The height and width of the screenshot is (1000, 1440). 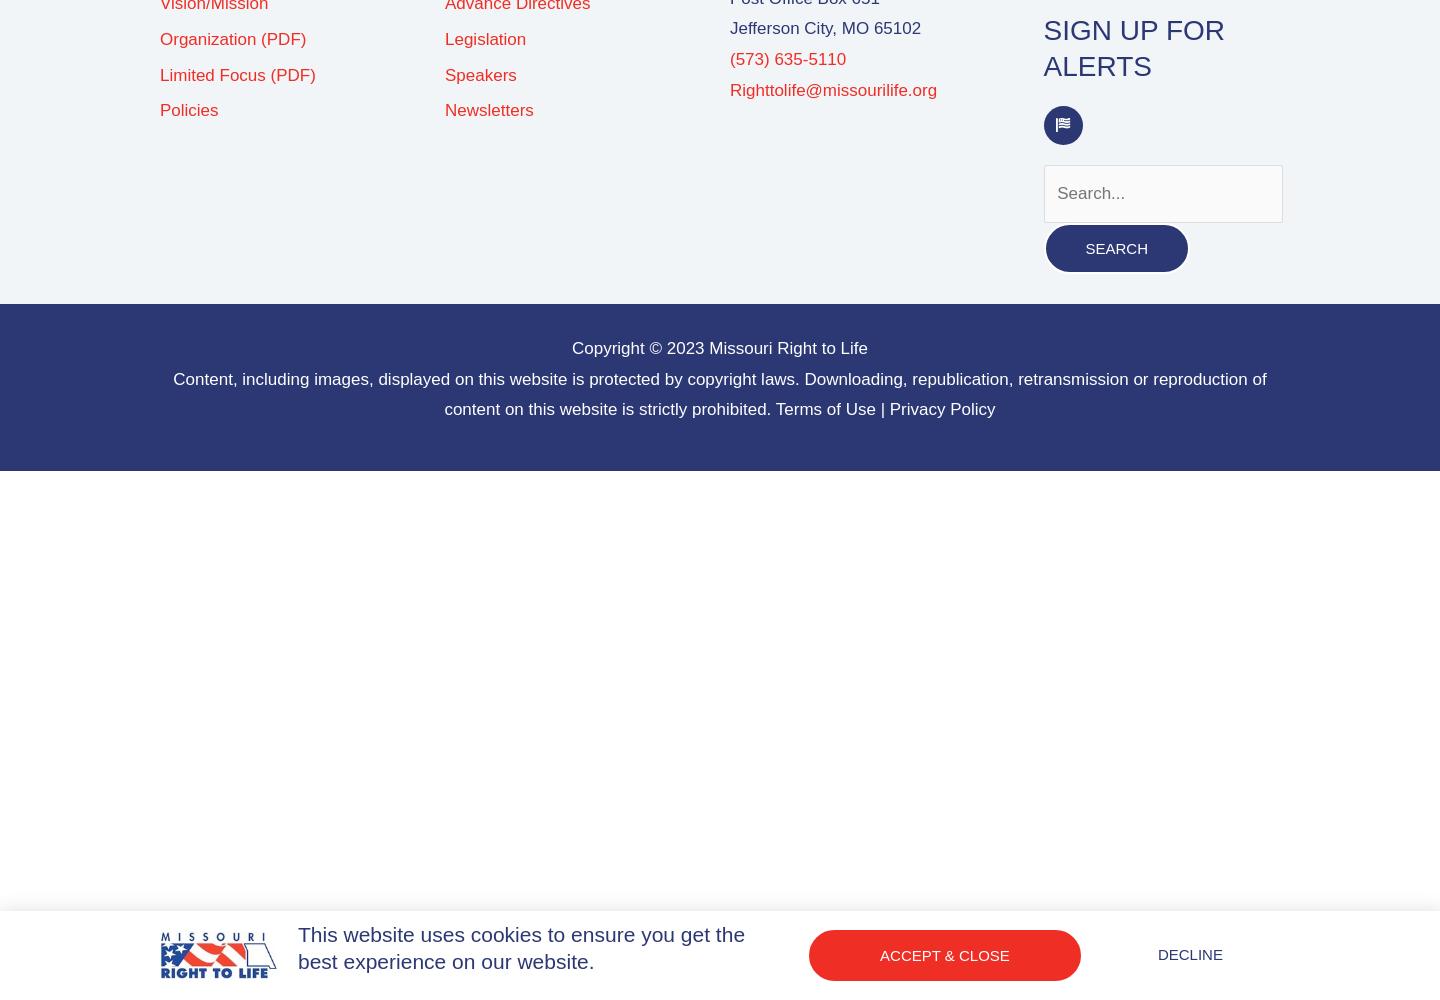 What do you see at coordinates (480, 73) in the screenshot?
I see `'Speakers'` at bounding box center [480, 73].